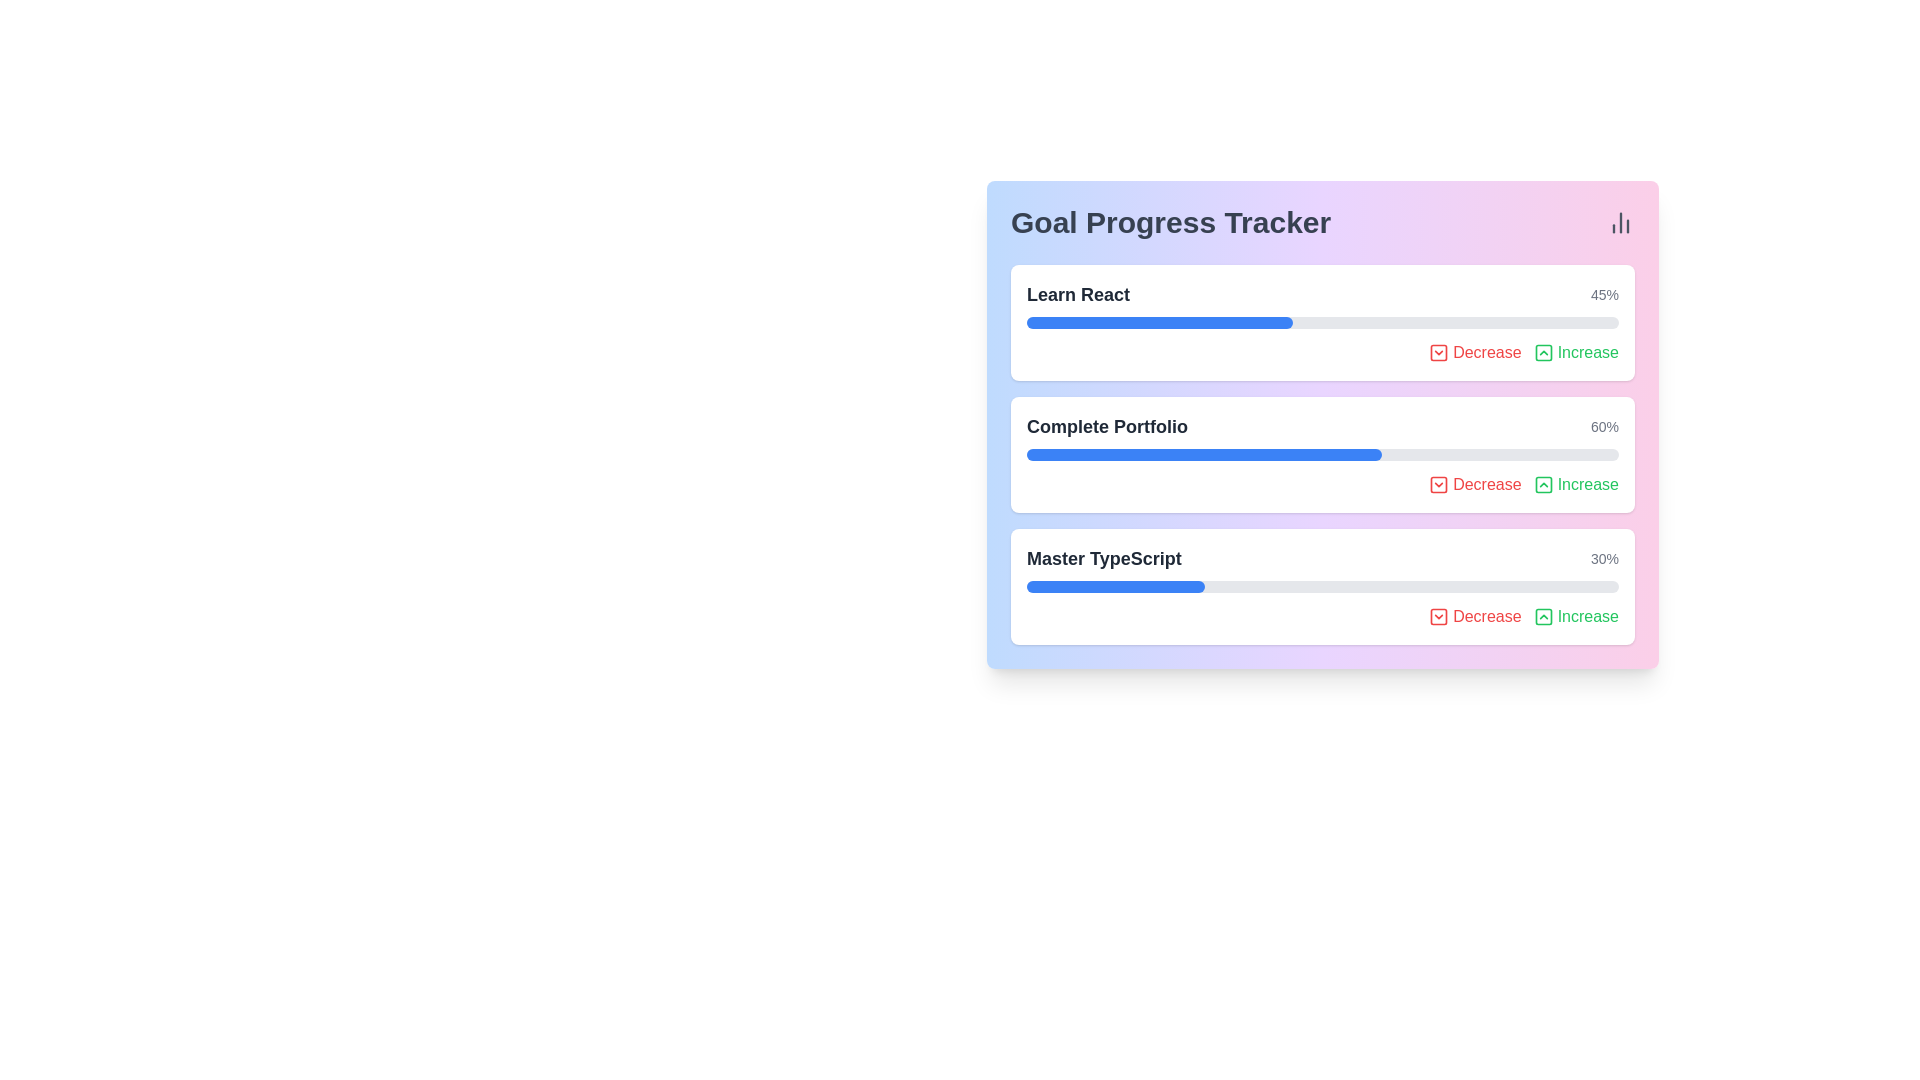  What do you see at coordinates (1103, 559) in the screenshot?
I see `the text label reading 'Master TypeScript', which is bold and dark gray, located in the bottom section of a vertically stacked list of progress trackers` at bounding box center [1103, 559].